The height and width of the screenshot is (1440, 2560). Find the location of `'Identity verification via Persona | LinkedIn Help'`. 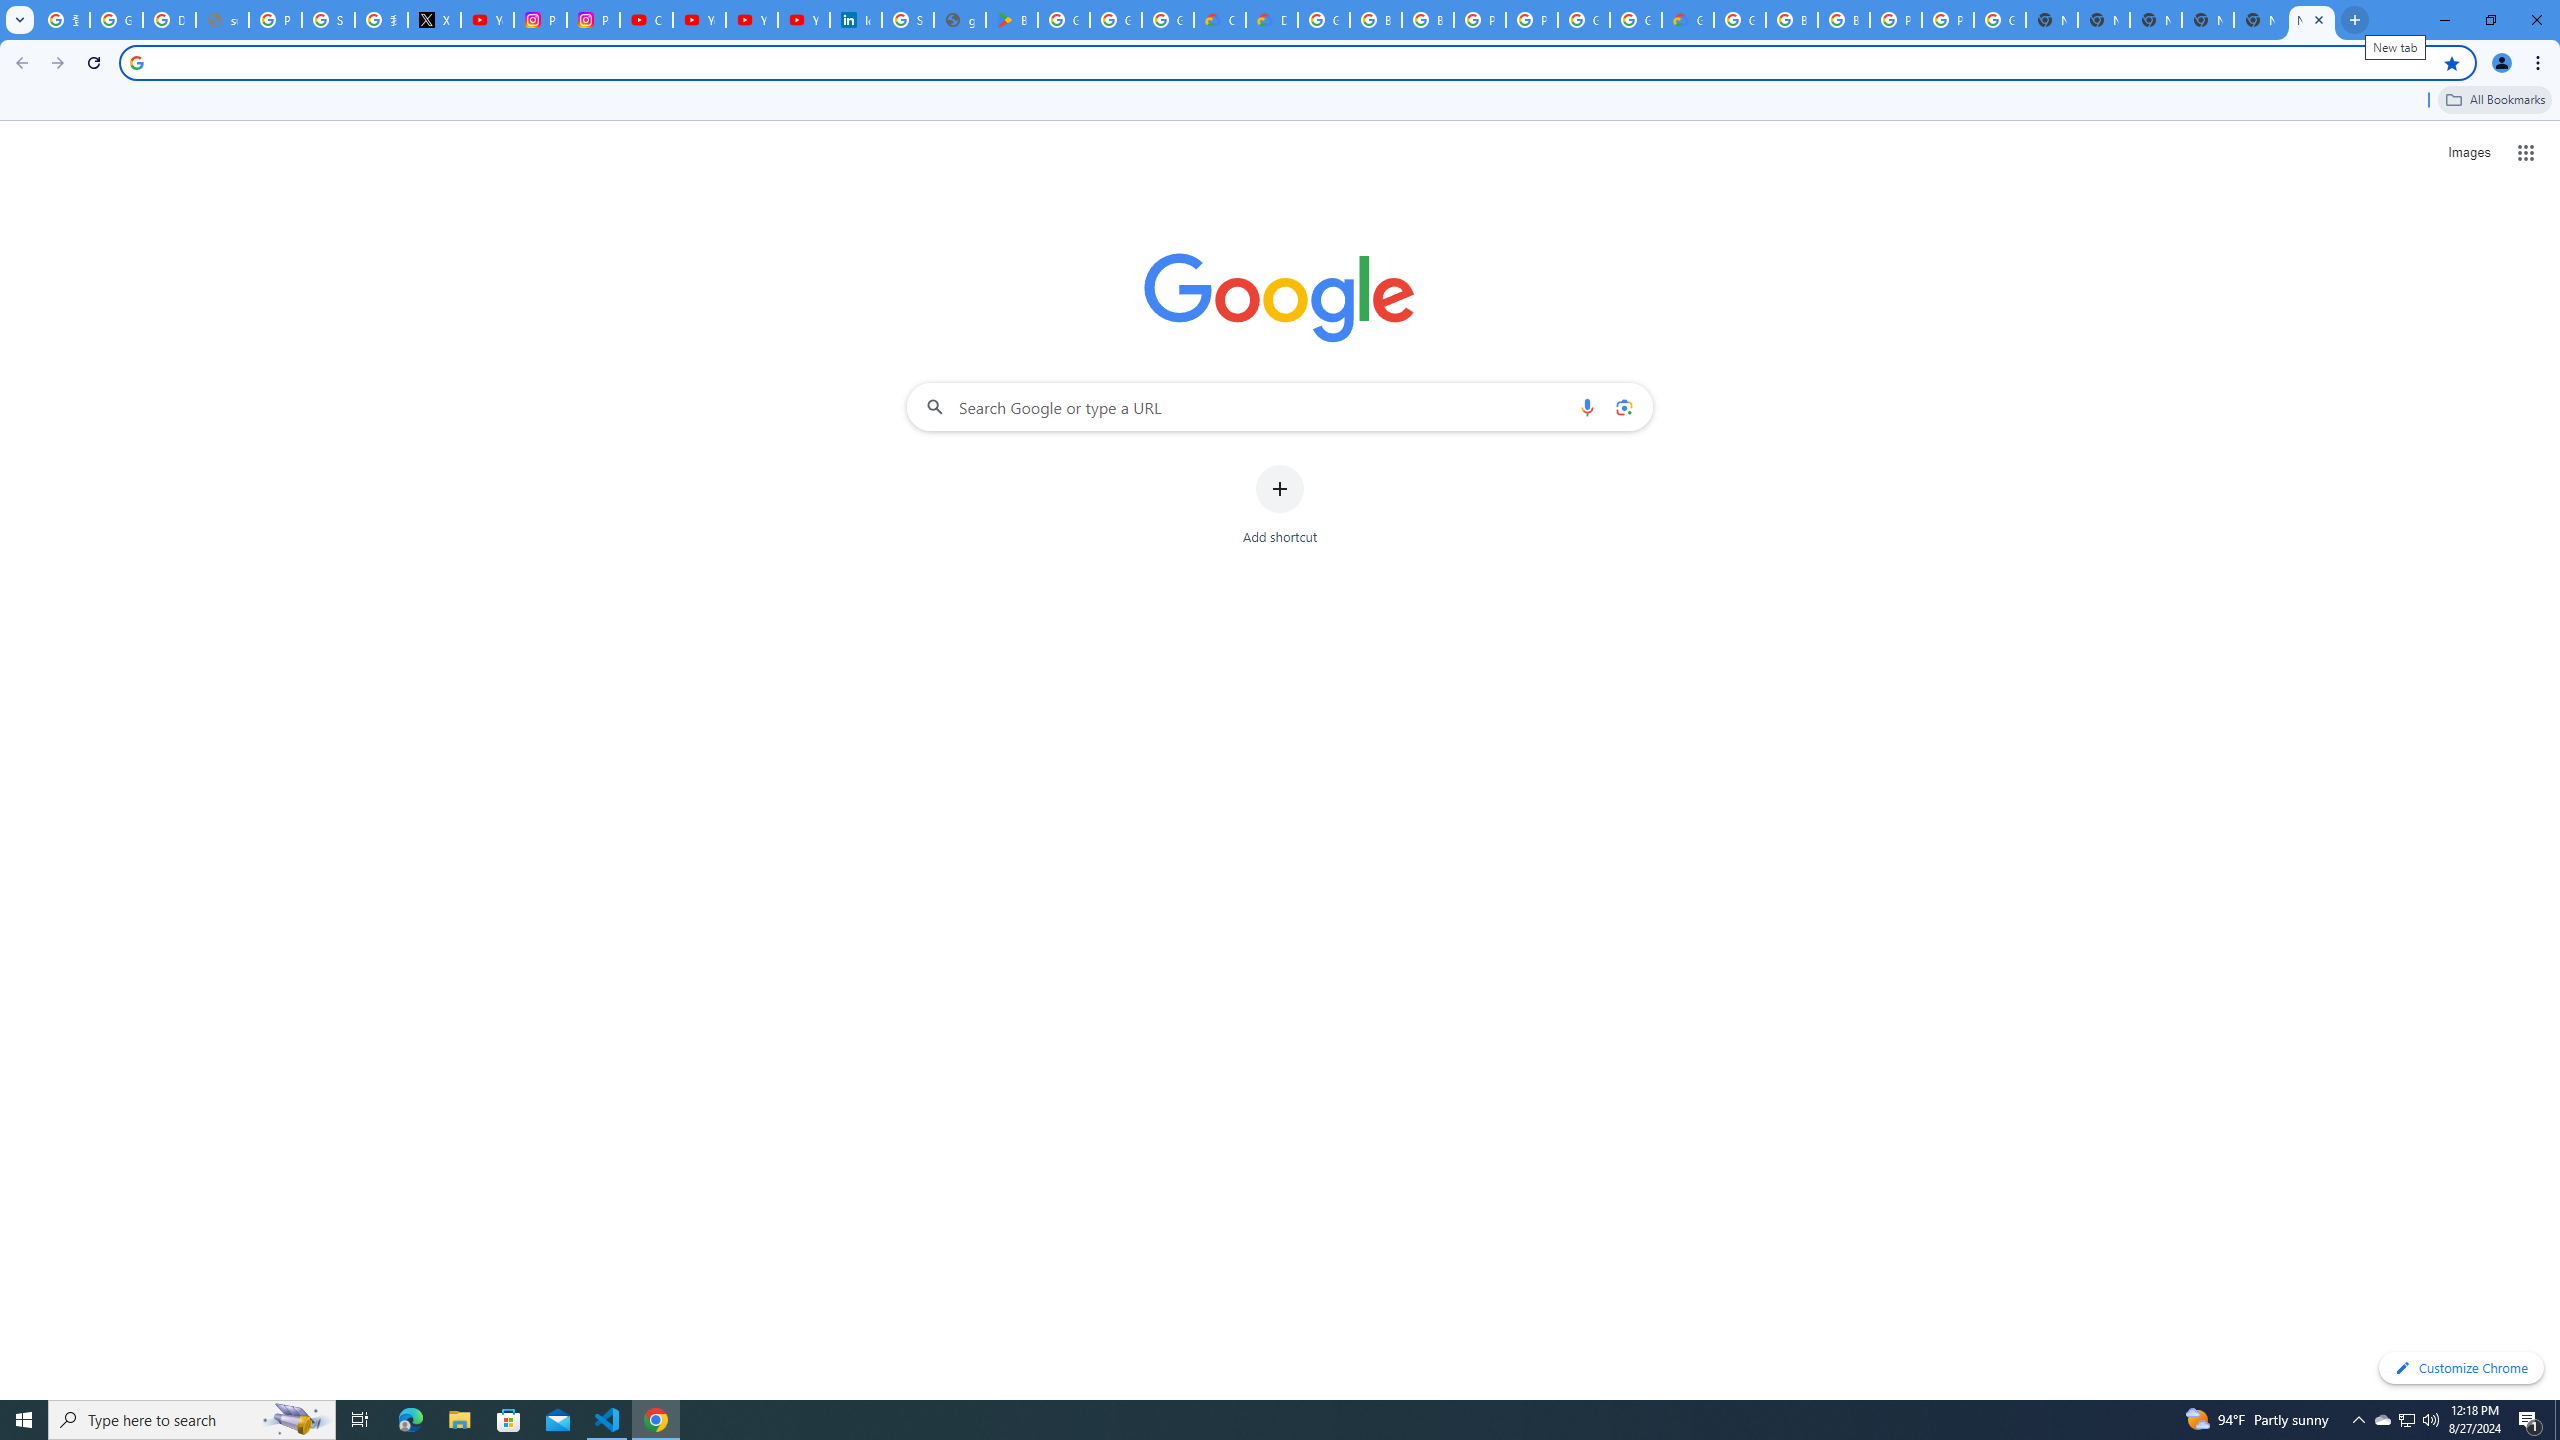

'Identity verification via Persona | LinkedIn Help' is located at coordinates (856, 19).